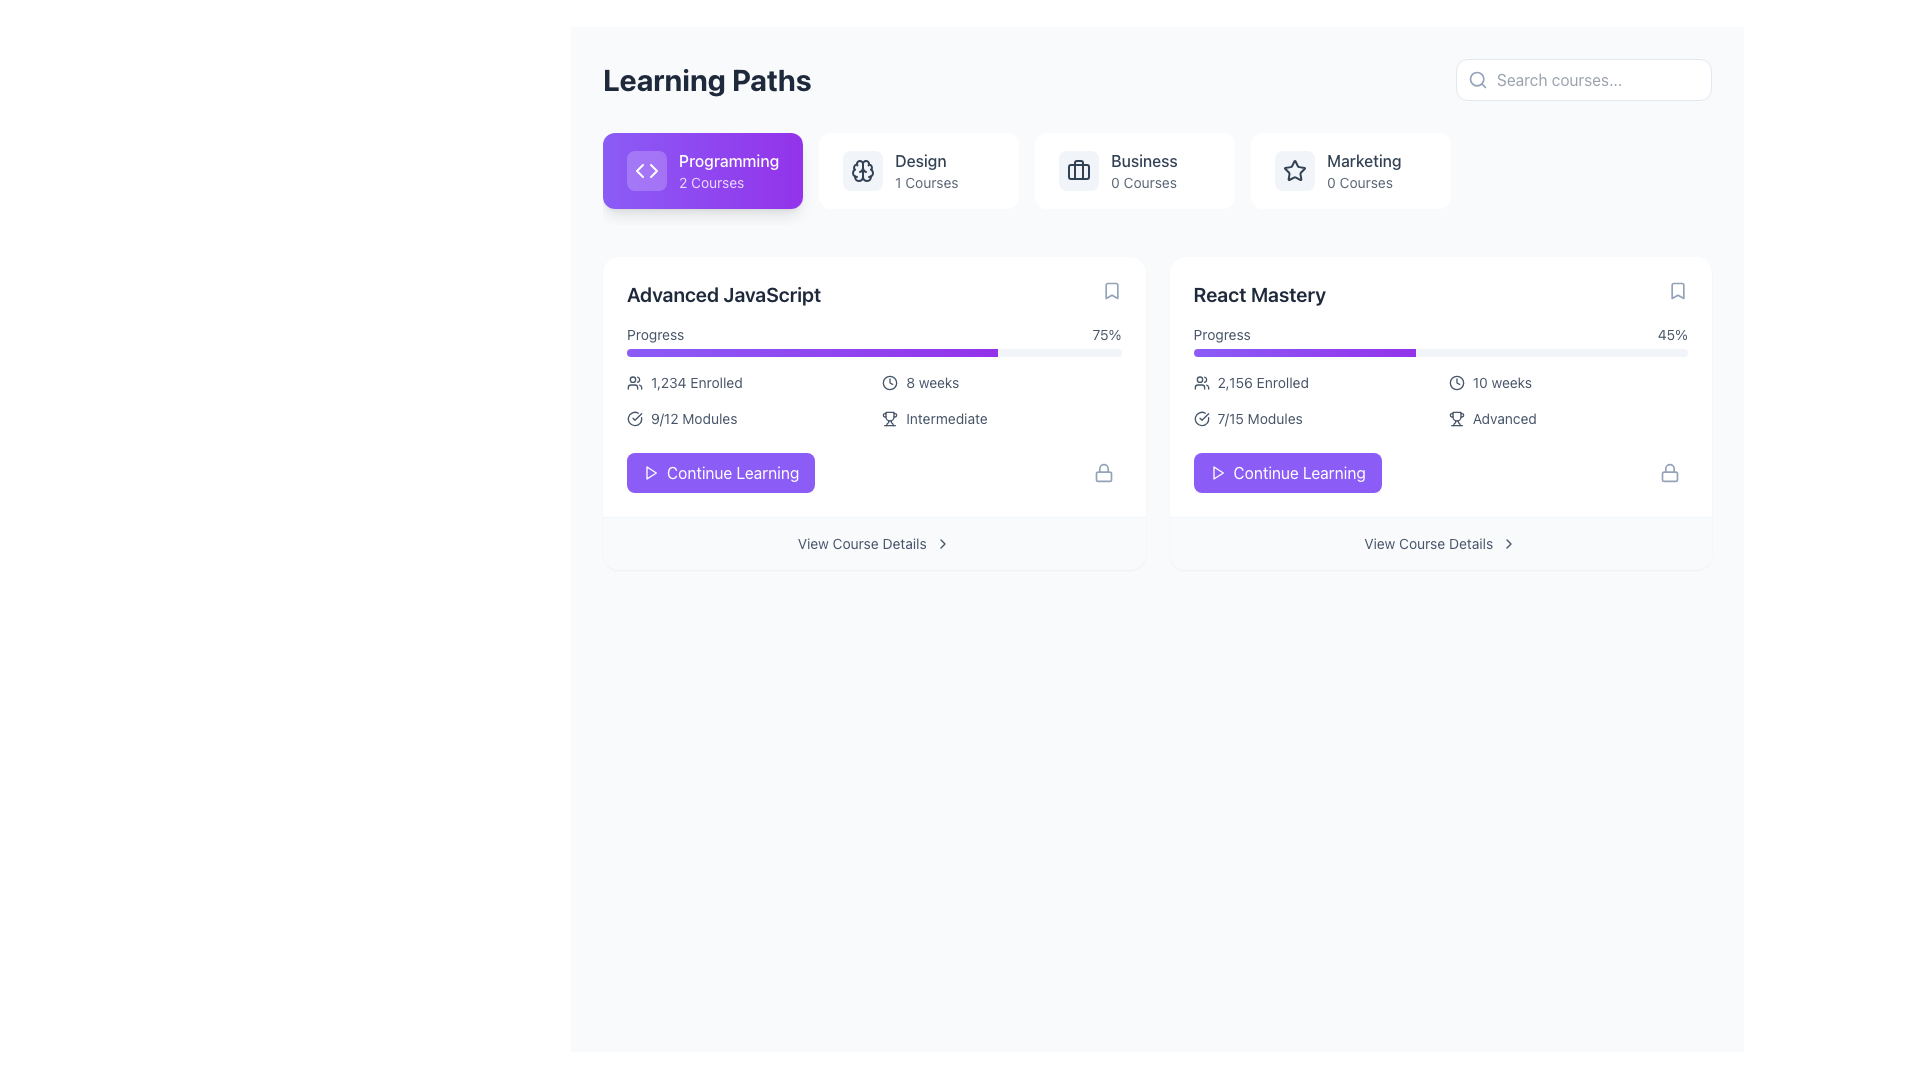 This screenshot has width=1920, height=1080. I want to click on the SVG graphical icon representing the 'Design' course category, located at the upper-left area of the 'Design' course card, so click(863, 169).